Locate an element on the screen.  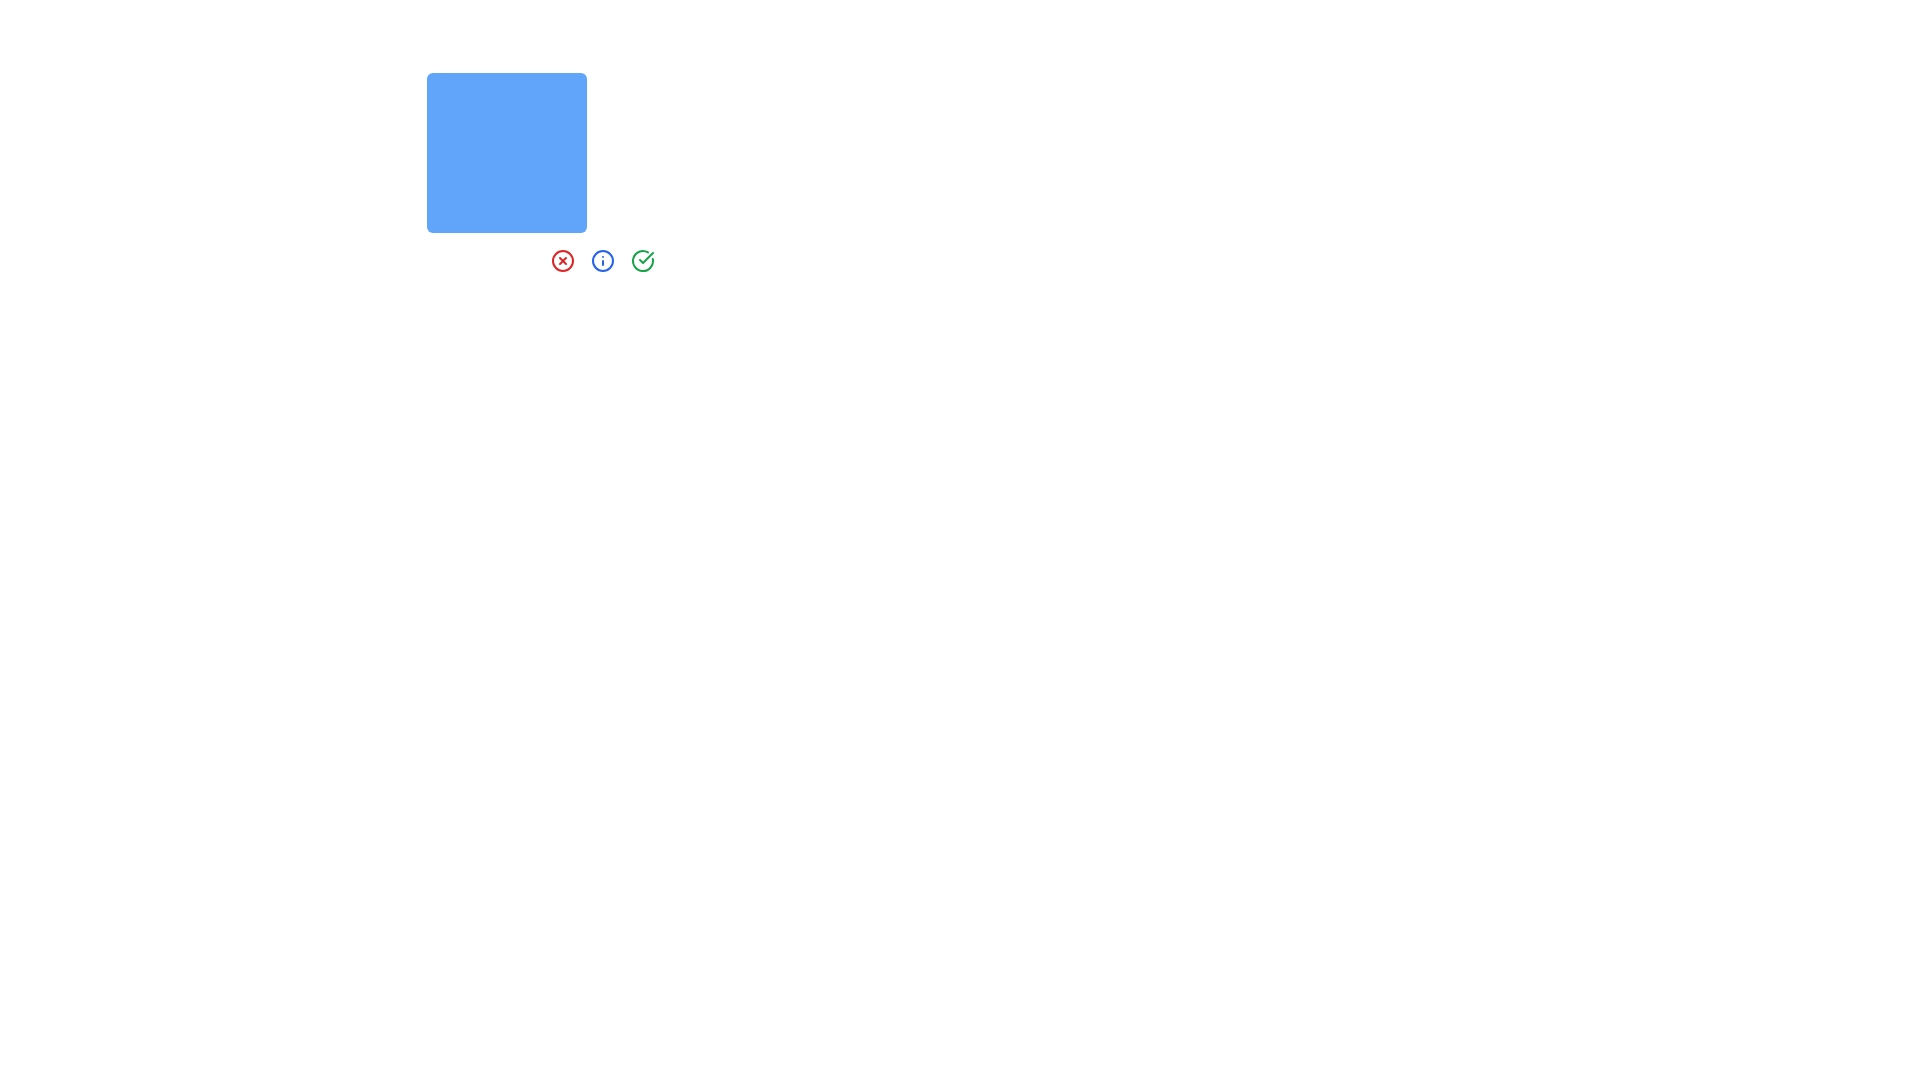
the SVG circle component located near the bottom-left corner of the graphical icons, which indicates a status or action involving rejection or removal is located at coordinates (561, 260).